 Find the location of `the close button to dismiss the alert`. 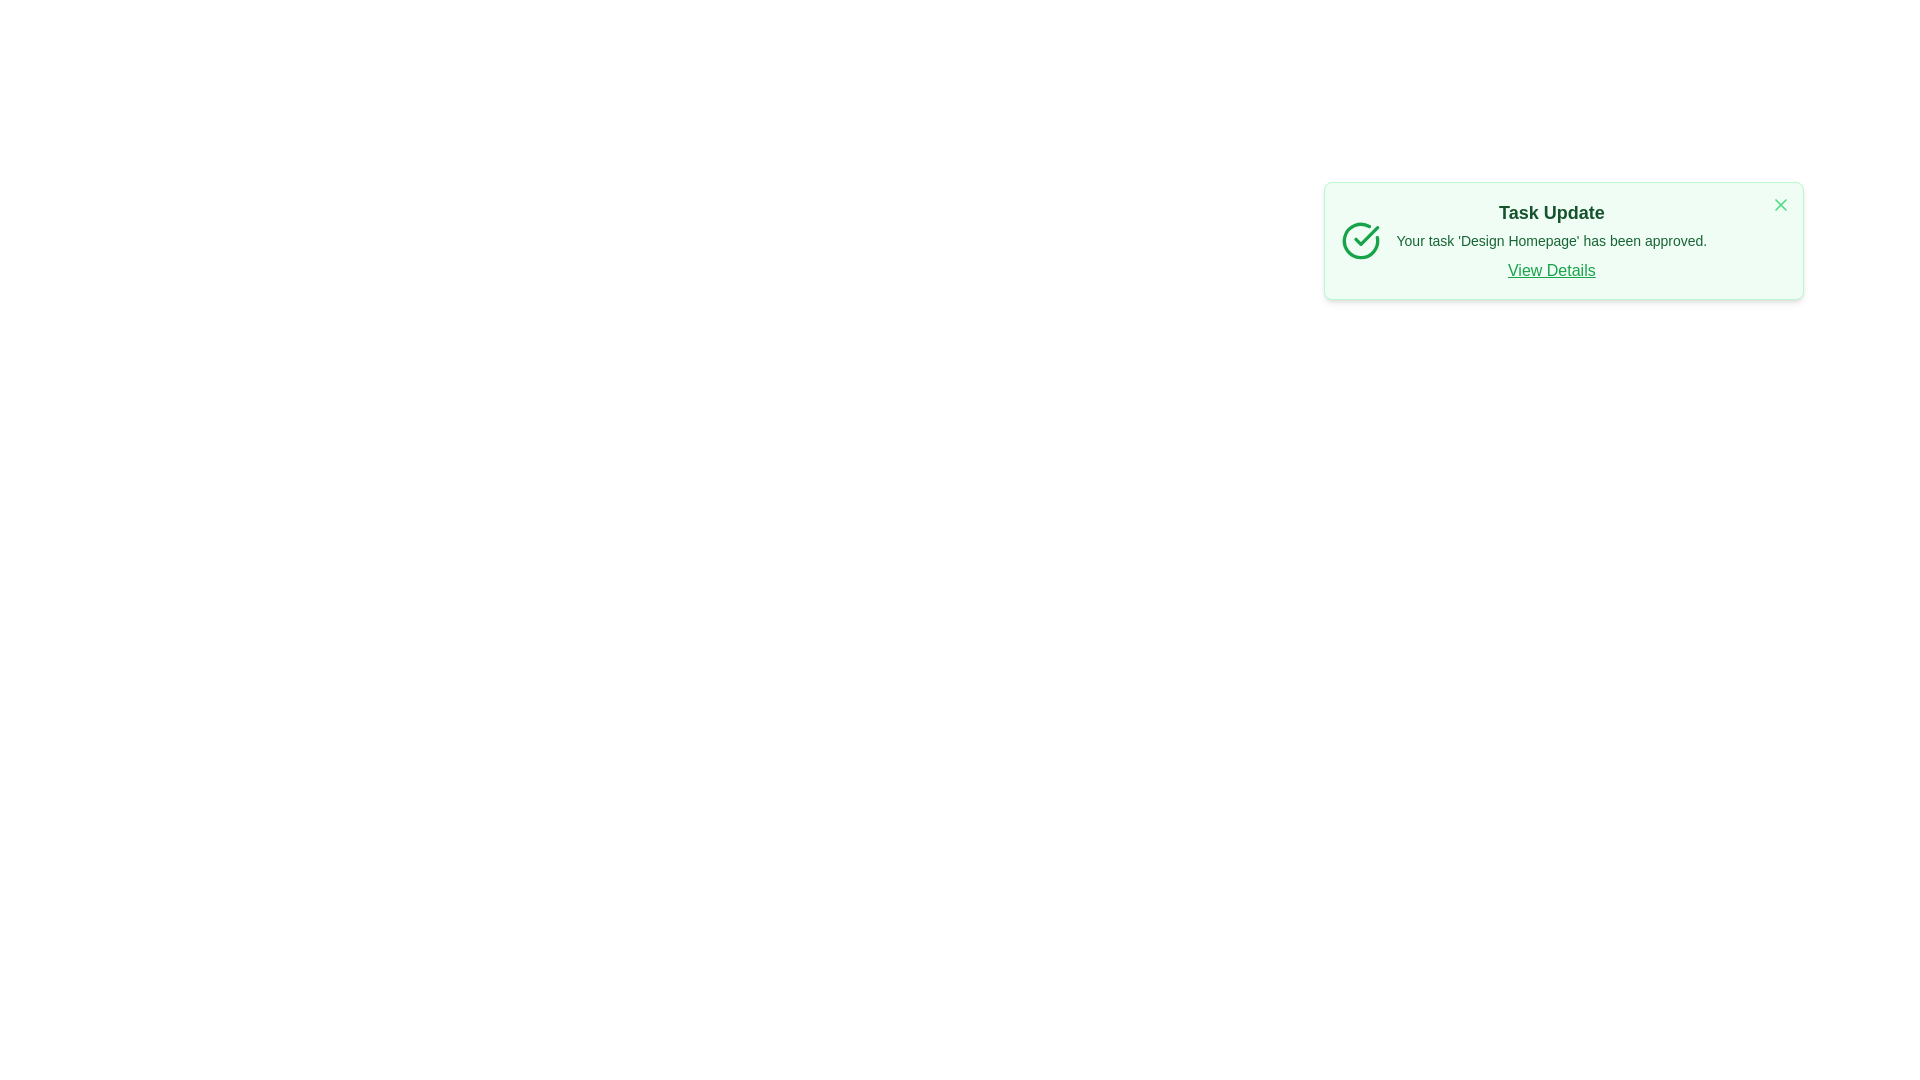

the close button to dismiss the alert is located at coordinates (1780, 204).